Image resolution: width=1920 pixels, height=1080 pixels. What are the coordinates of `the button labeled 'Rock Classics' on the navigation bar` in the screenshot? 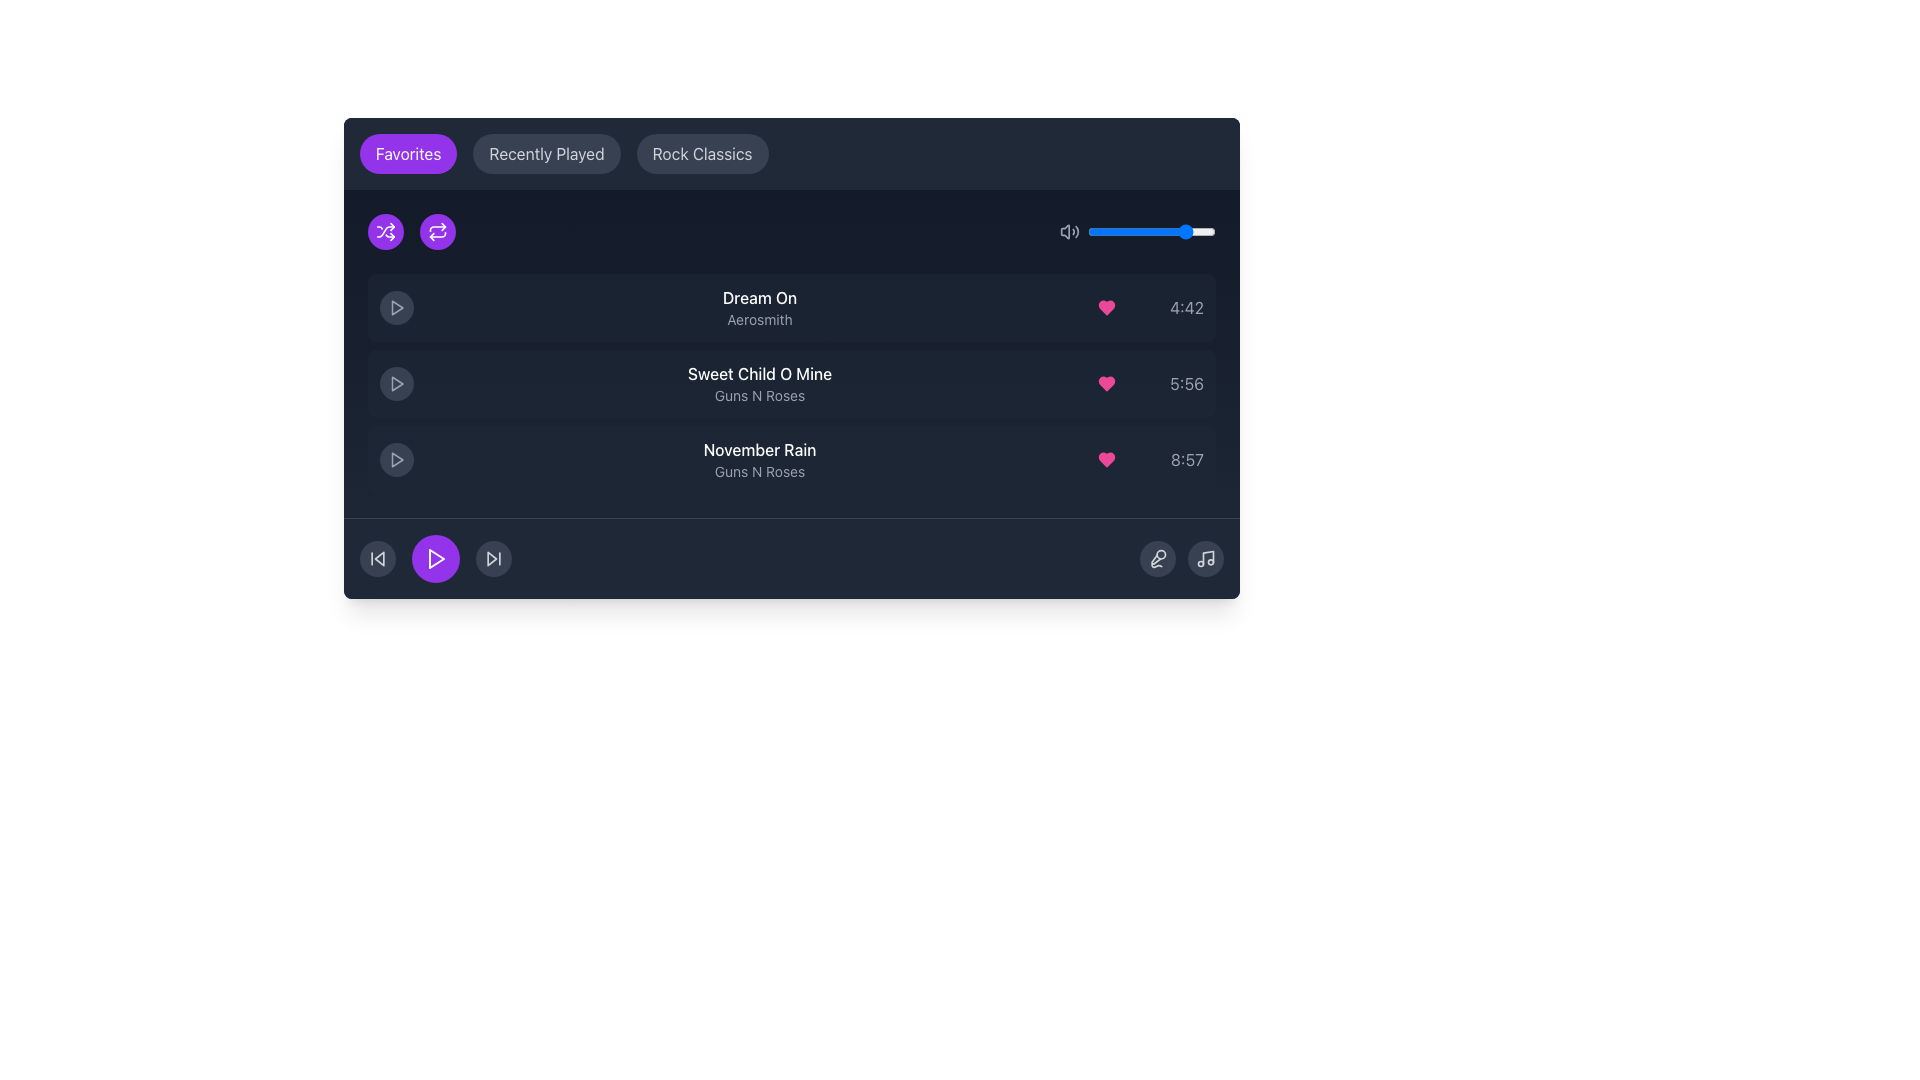 It's located at (791, 153).